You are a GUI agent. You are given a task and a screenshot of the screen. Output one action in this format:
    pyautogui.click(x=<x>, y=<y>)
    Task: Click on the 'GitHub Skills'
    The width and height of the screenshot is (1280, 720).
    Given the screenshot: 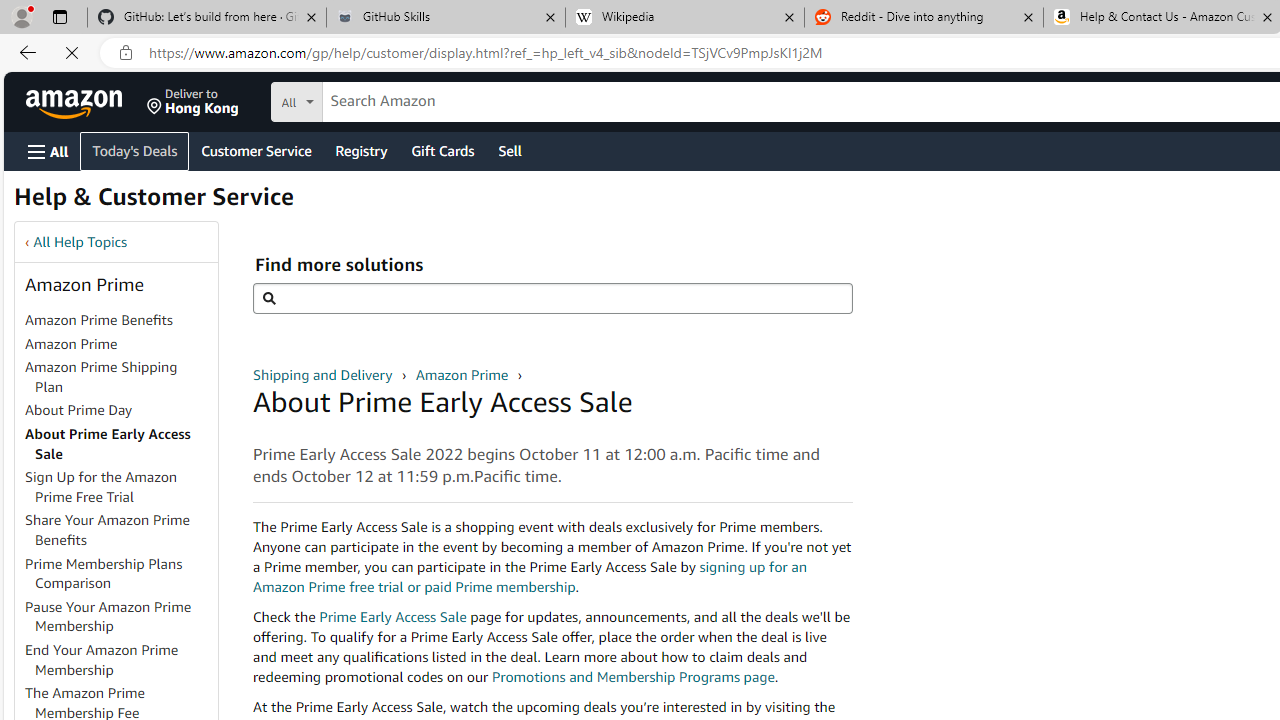 What is the action you would take?
    pyautogui.click(x=444, y=17)
    